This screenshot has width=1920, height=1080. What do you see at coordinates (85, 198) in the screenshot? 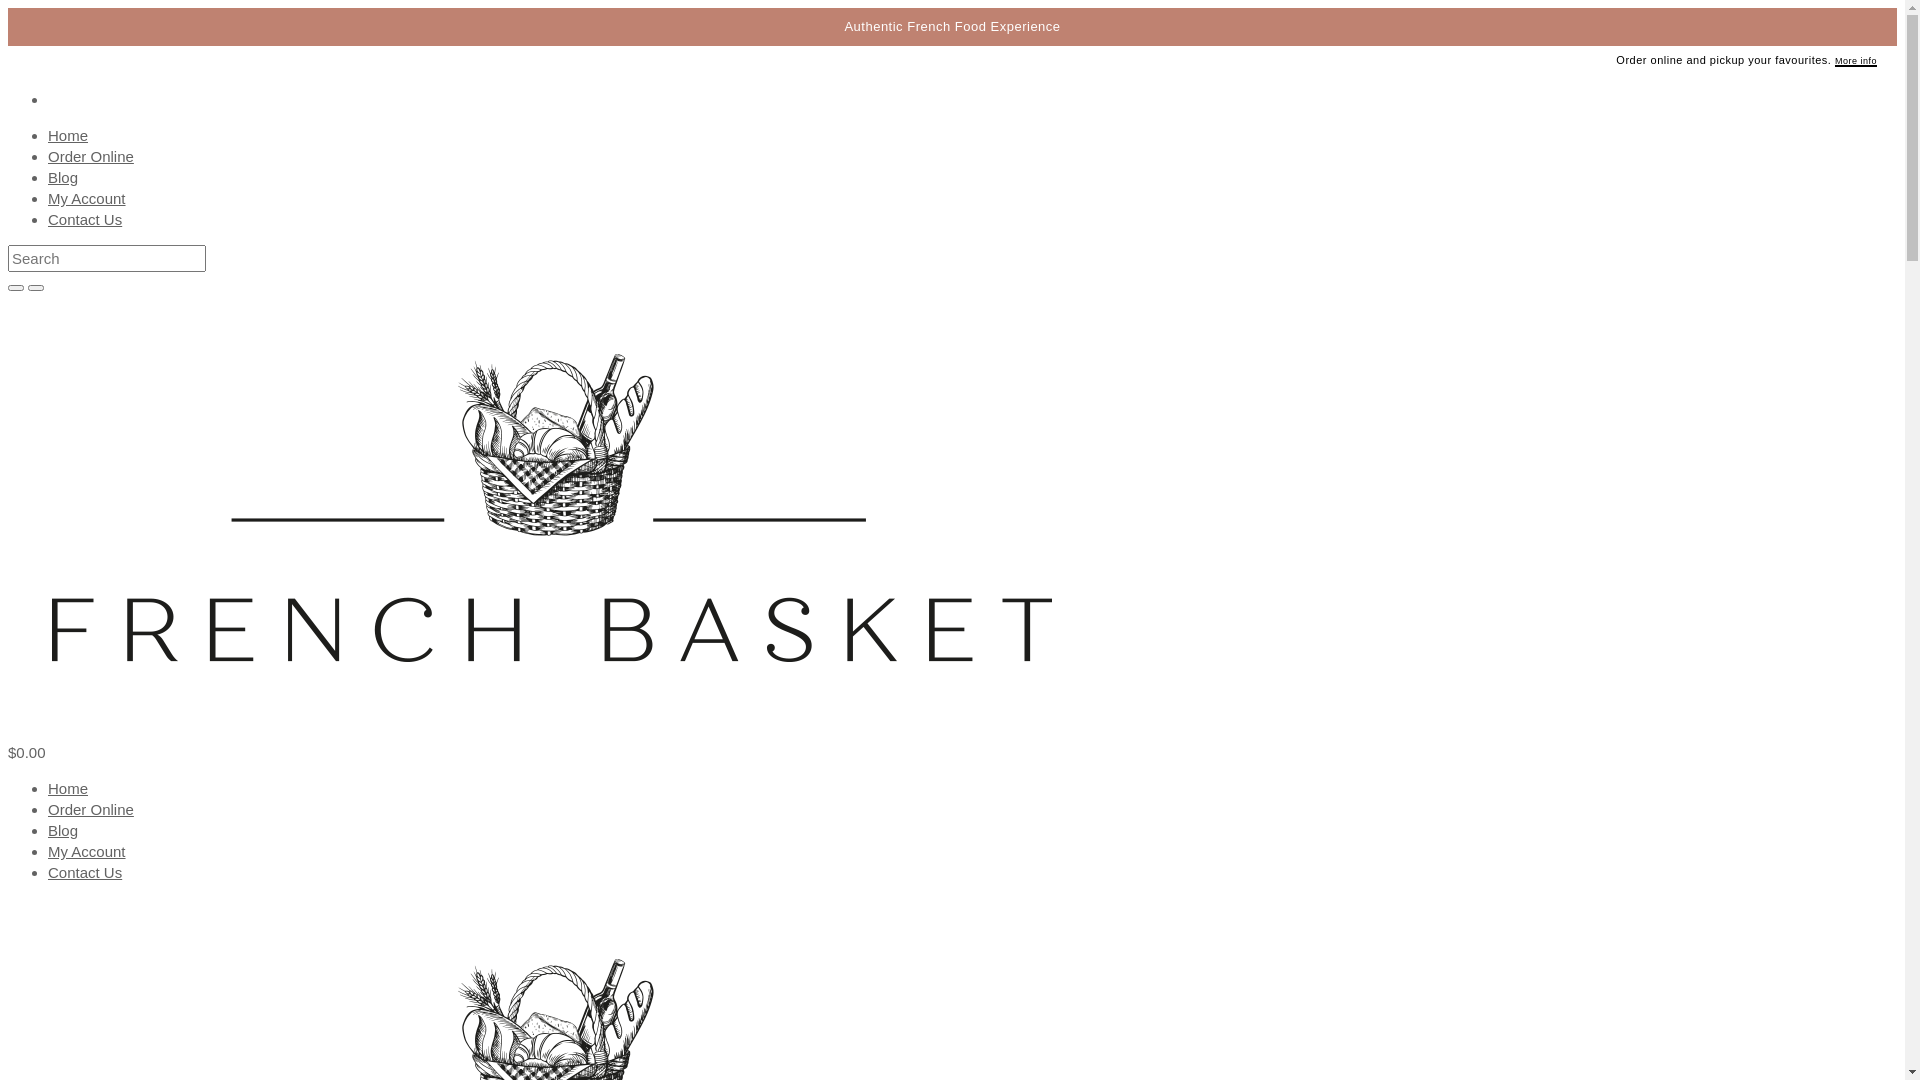
I see `'My Account'` at bounding box center [85, 198].